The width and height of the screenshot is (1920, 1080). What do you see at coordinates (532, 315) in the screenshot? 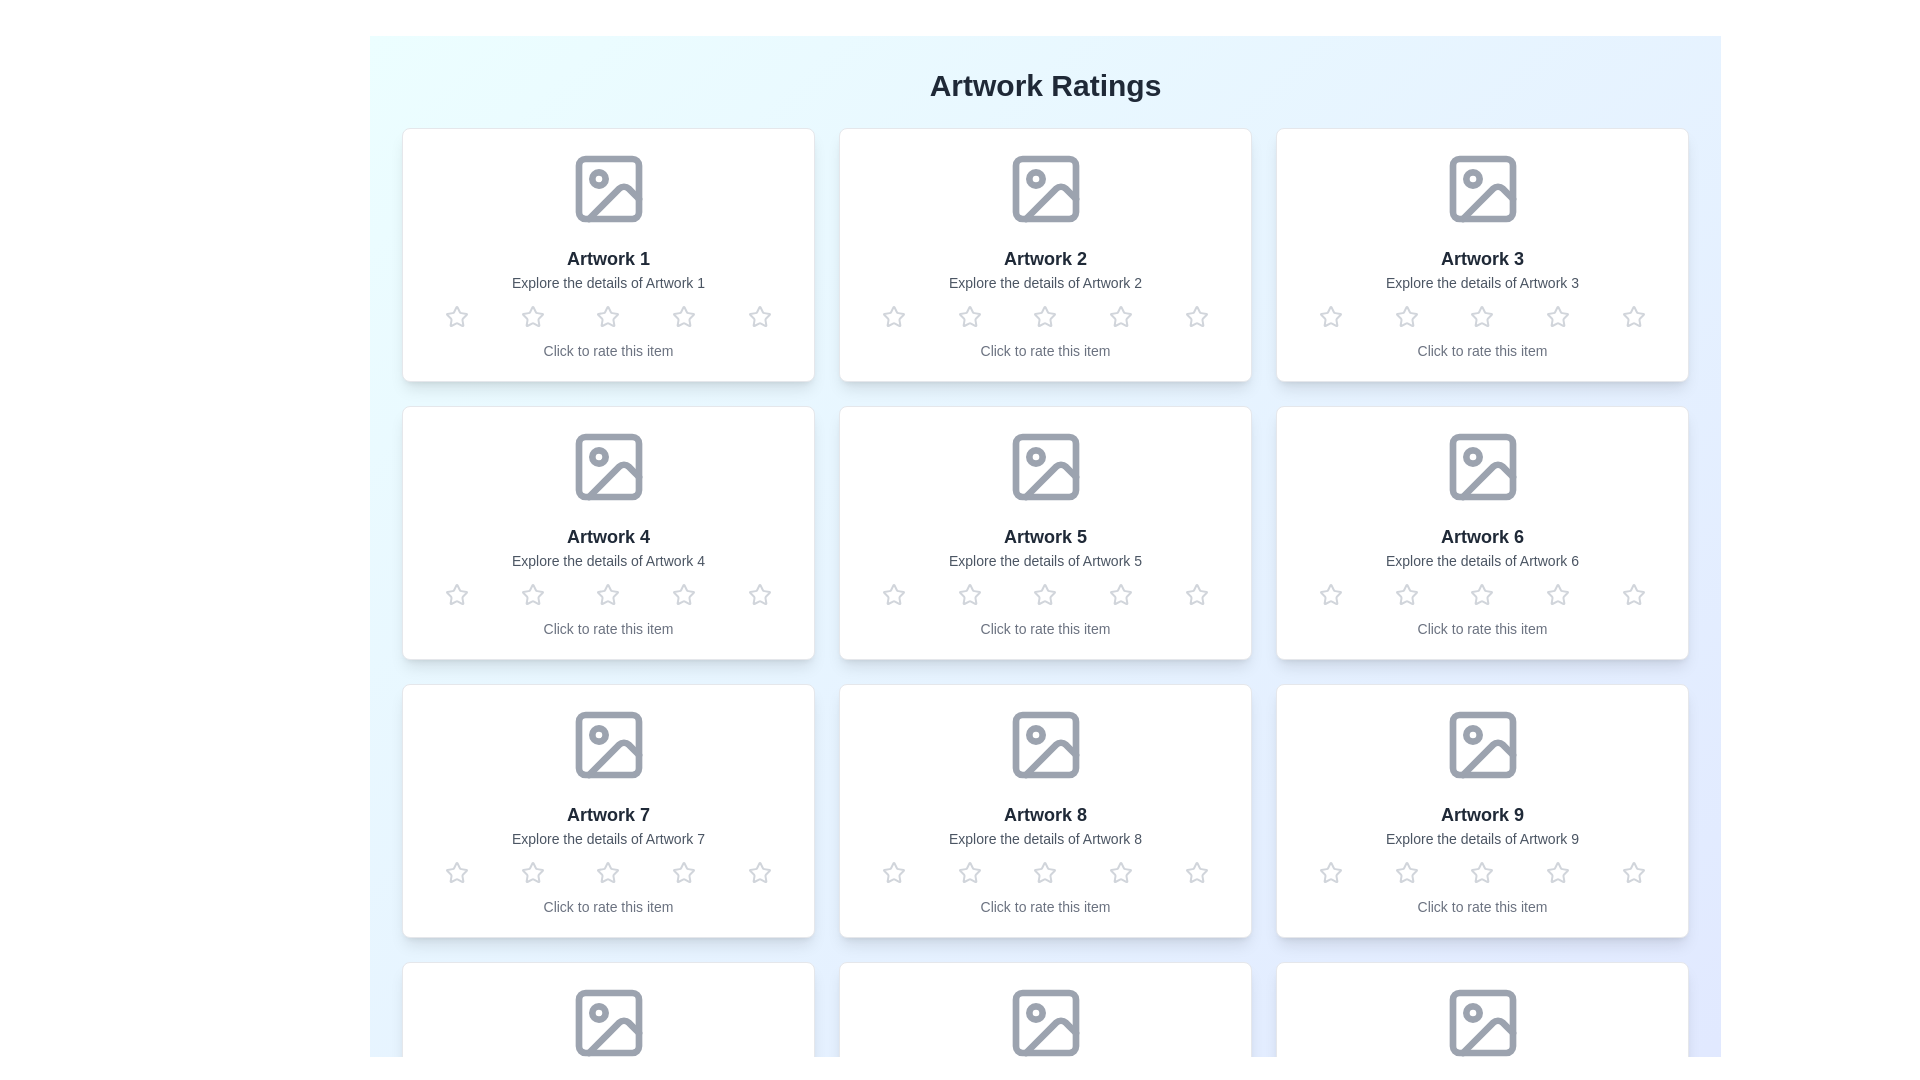
I see `the rating of an artwork to 2 stars by clicking on the corresponding star in the artwork's card` at bounding box center [532, 315].